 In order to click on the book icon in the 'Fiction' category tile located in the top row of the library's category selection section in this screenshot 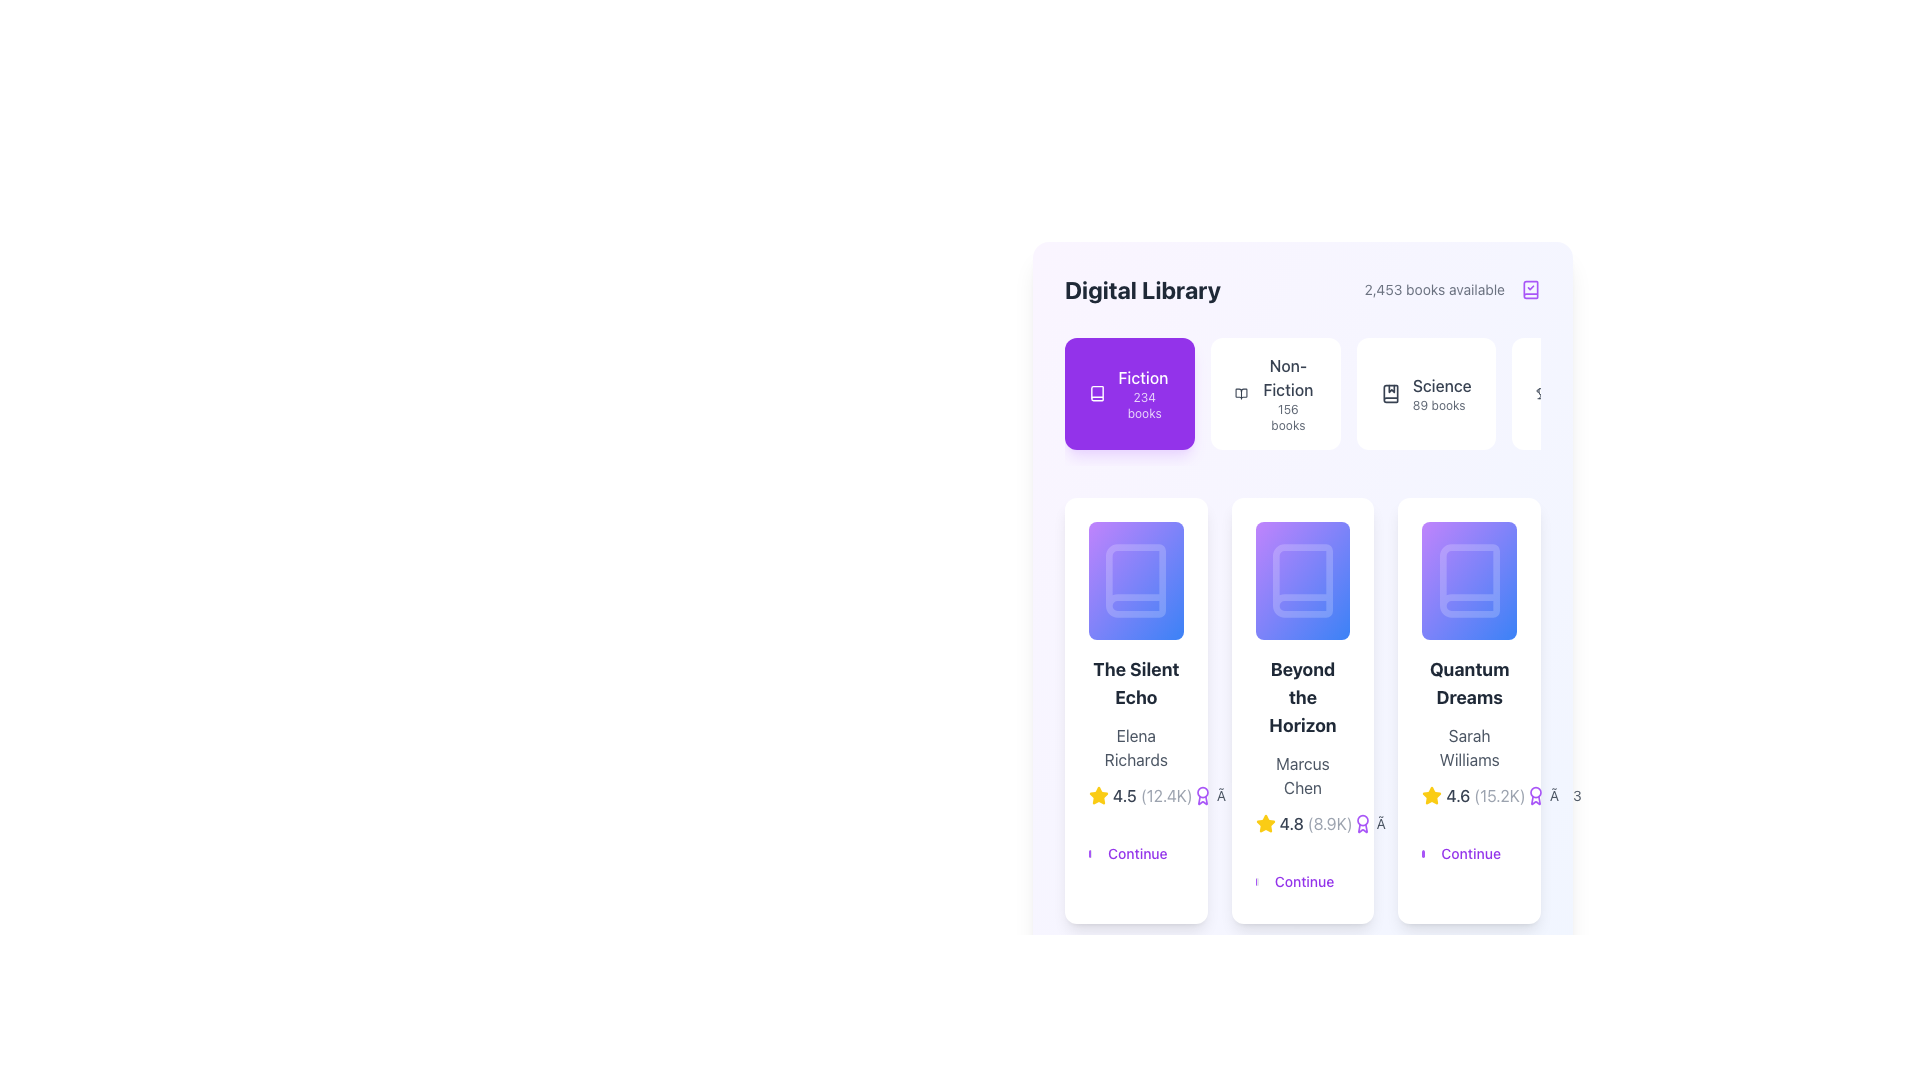, I will do `click(1096, 393)`.